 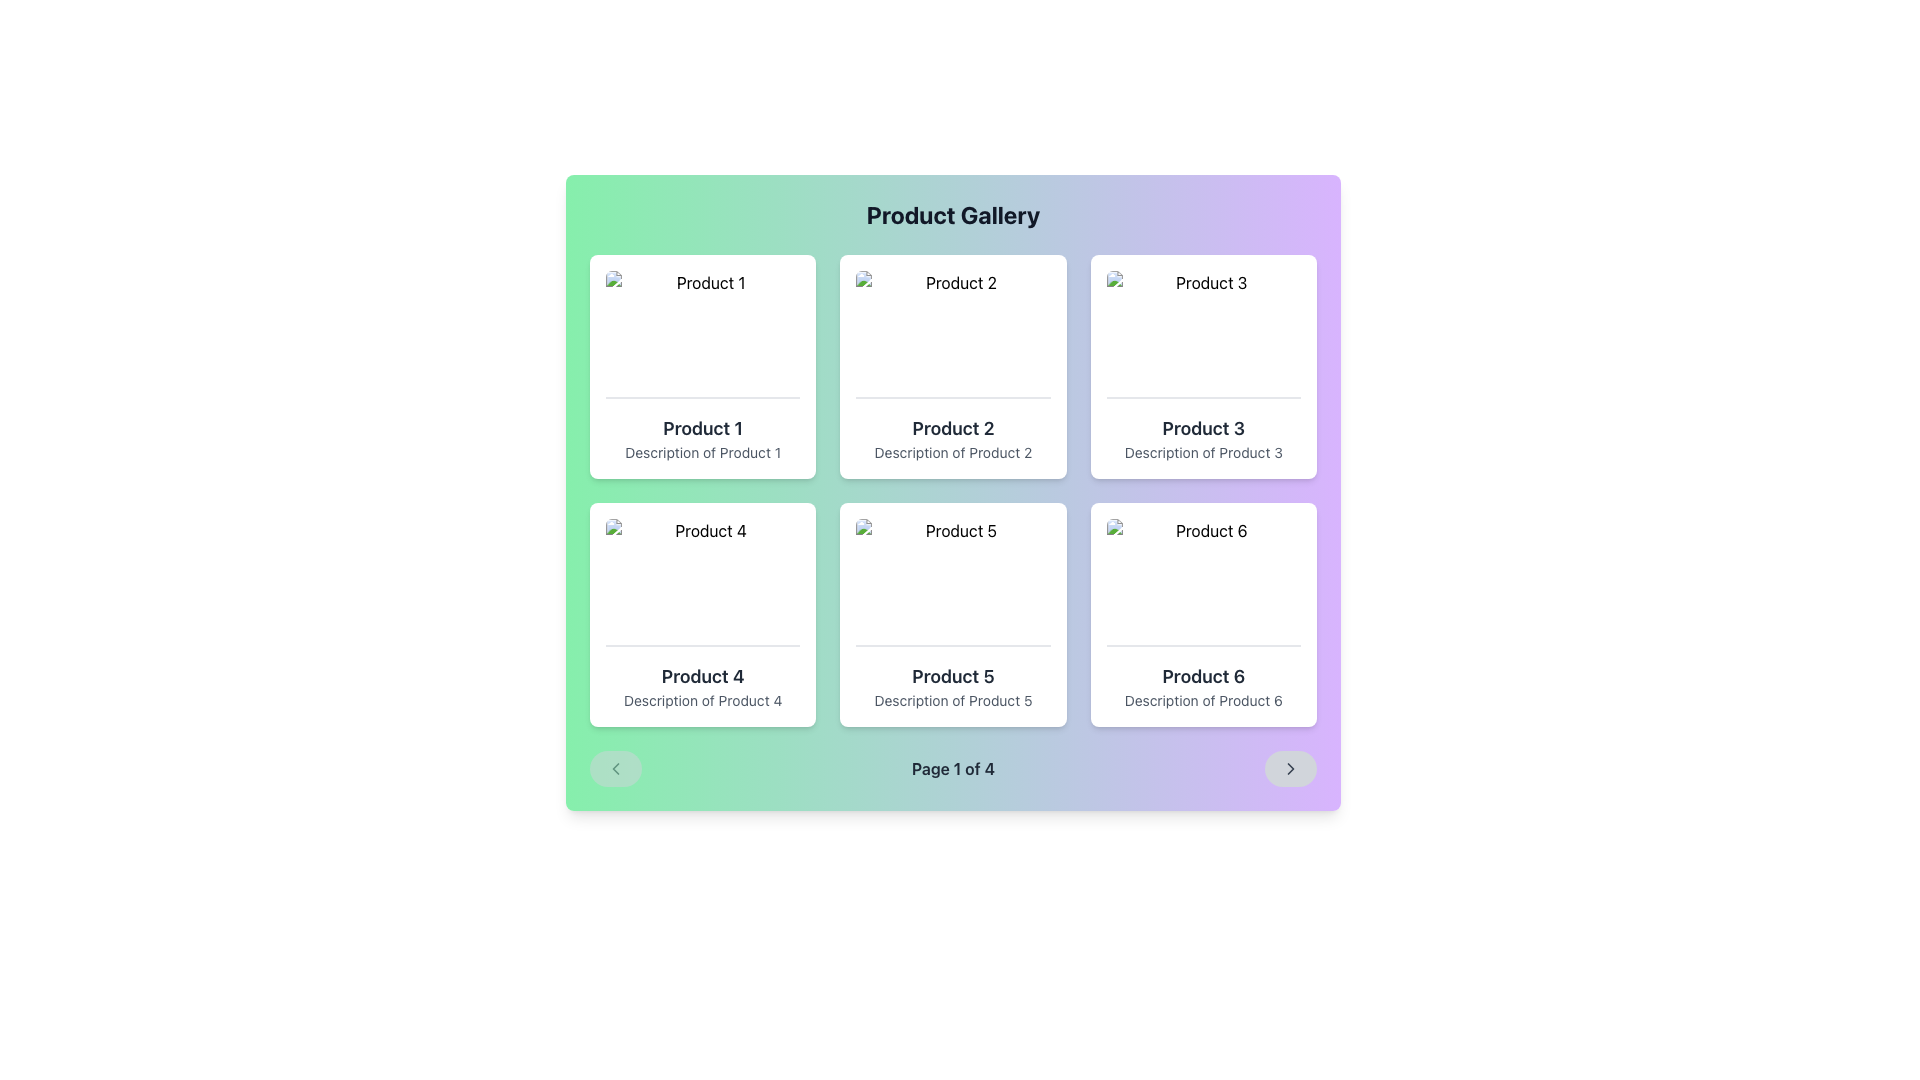 I want to click on the image labeled 'Product 1' to zoom in, which is located at the top section of the card in the first row and first column of a grid layout, so click(x=703, y=334).